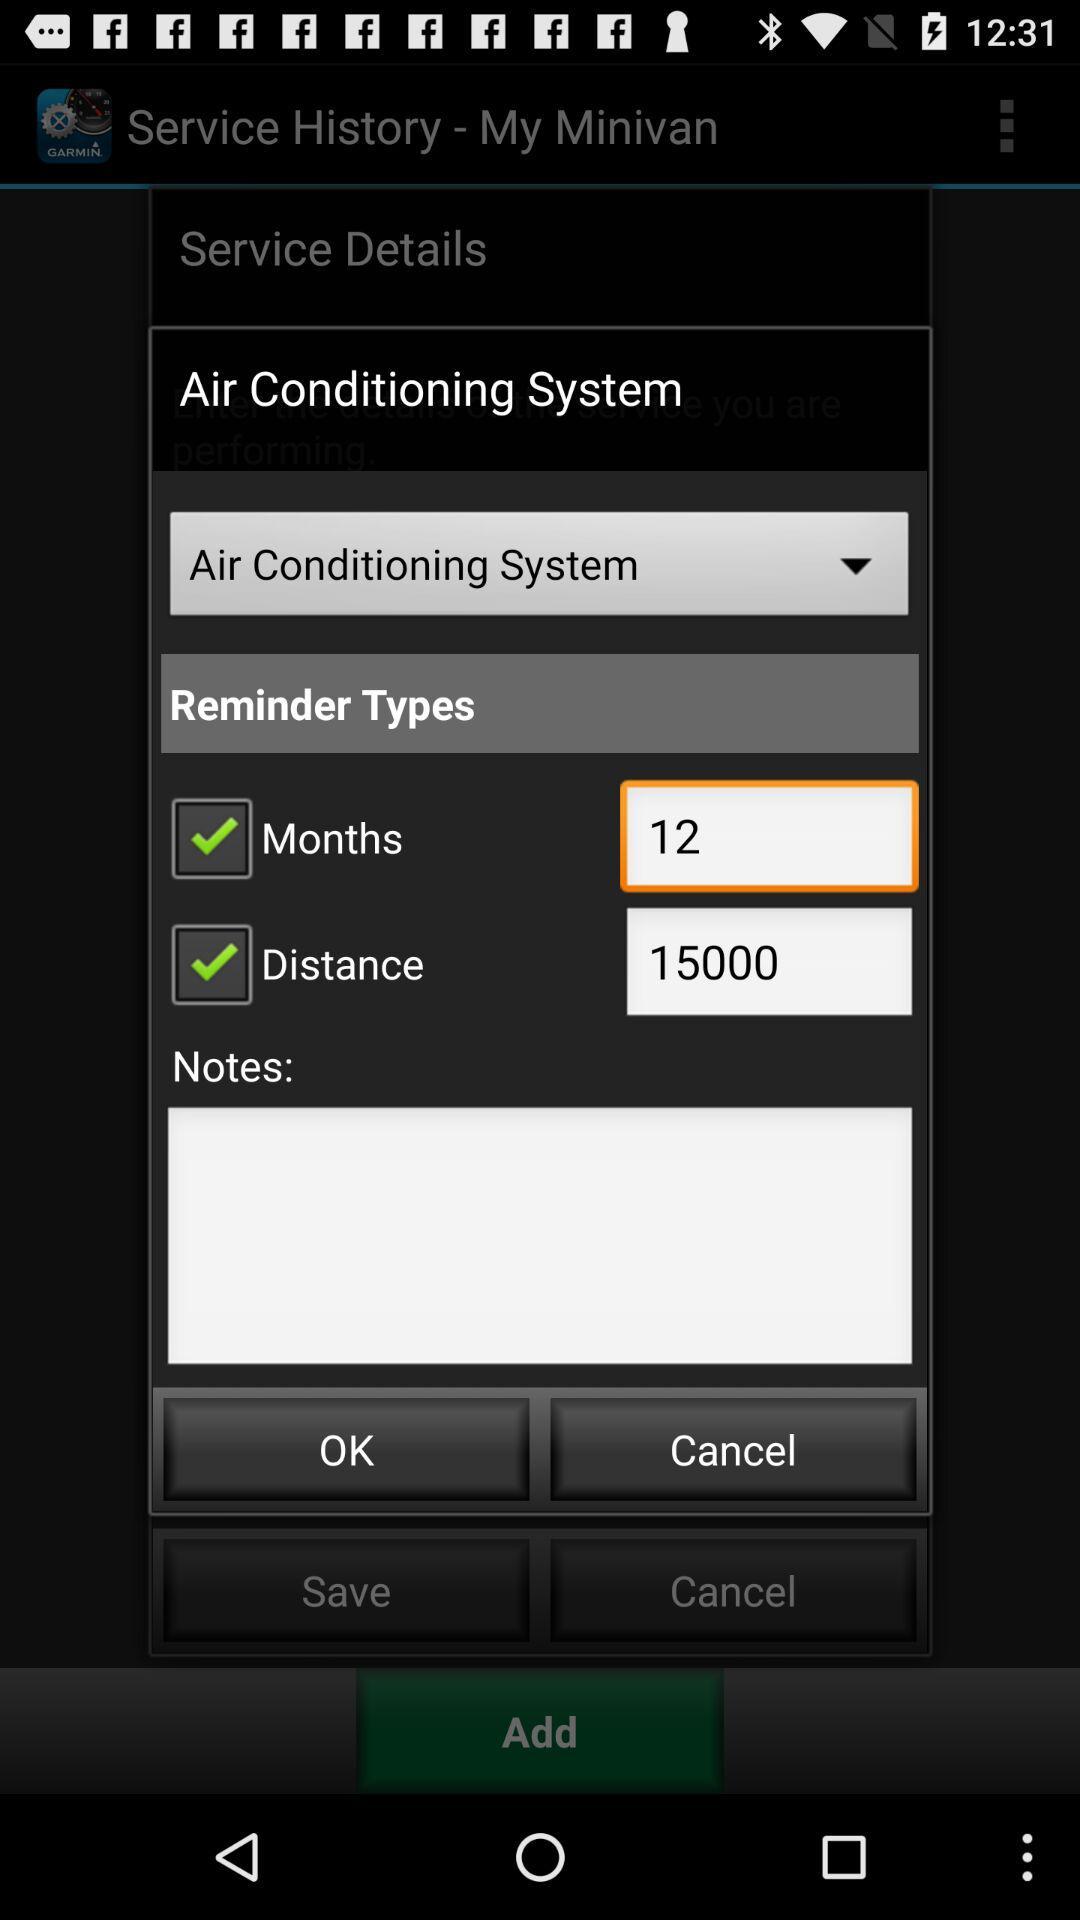 The height and width of the screenshot is (1920, 1080). I want to click on feed back to given us, so click(540, 1240).